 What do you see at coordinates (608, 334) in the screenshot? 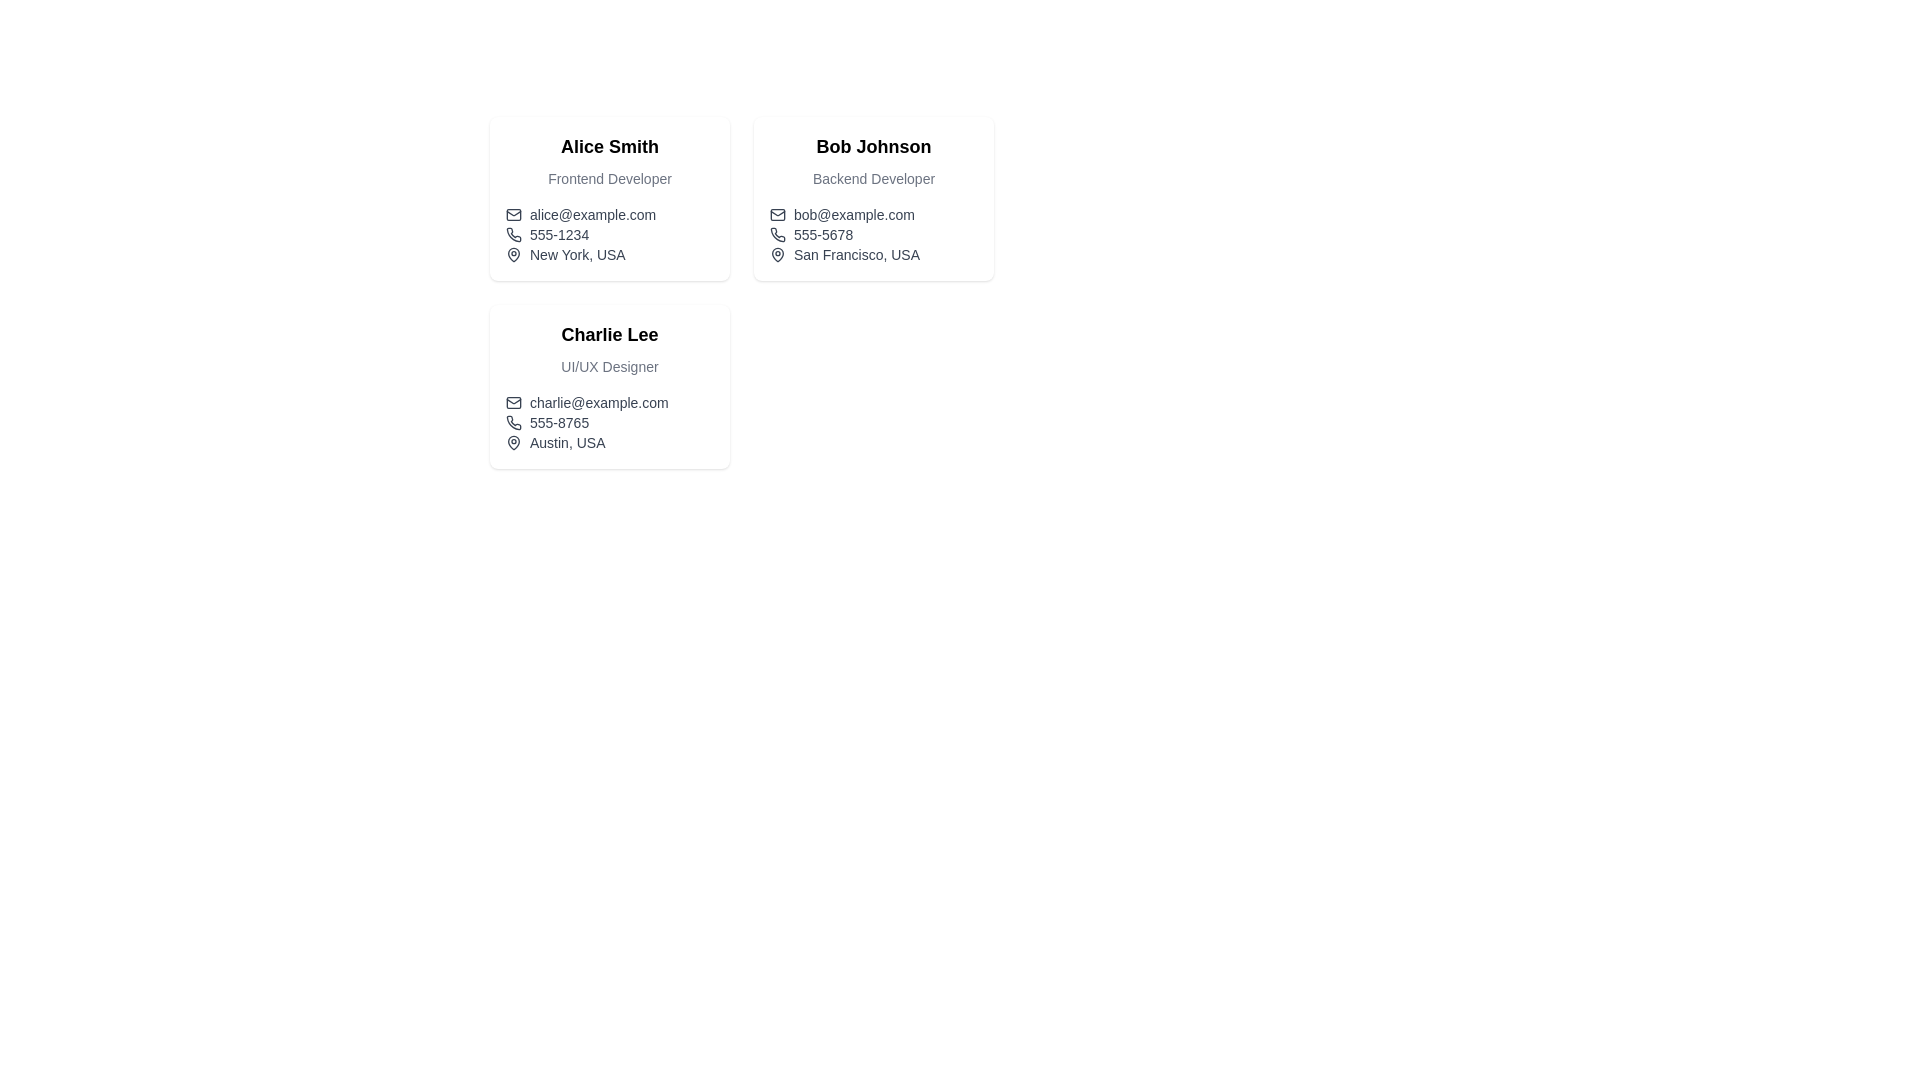
I see `the Text label representing the name of the individual featured in the middle card of the bottom row within a grid of cards` at bounding box center [608, 334].